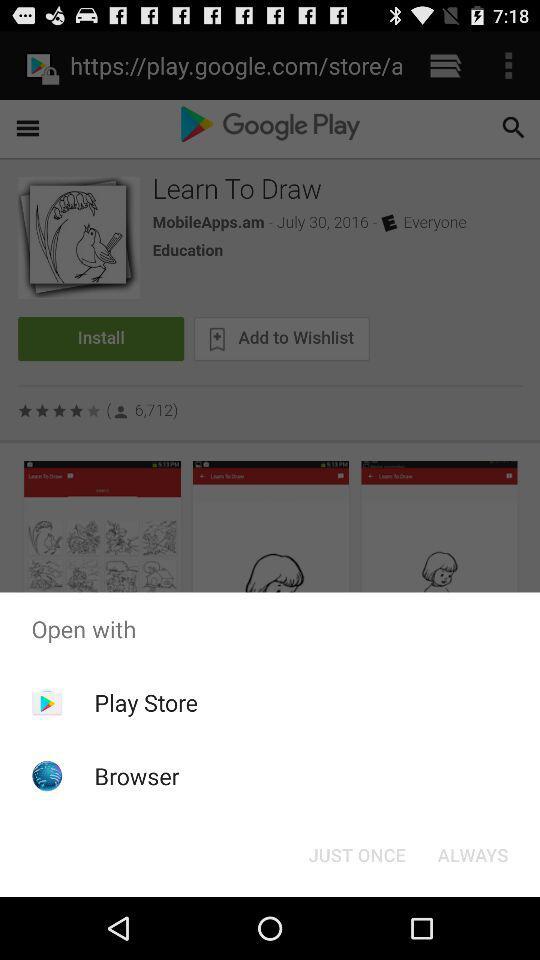 This screenshot has width=540, height=960. I want to click on browser app, so click(136, 775).